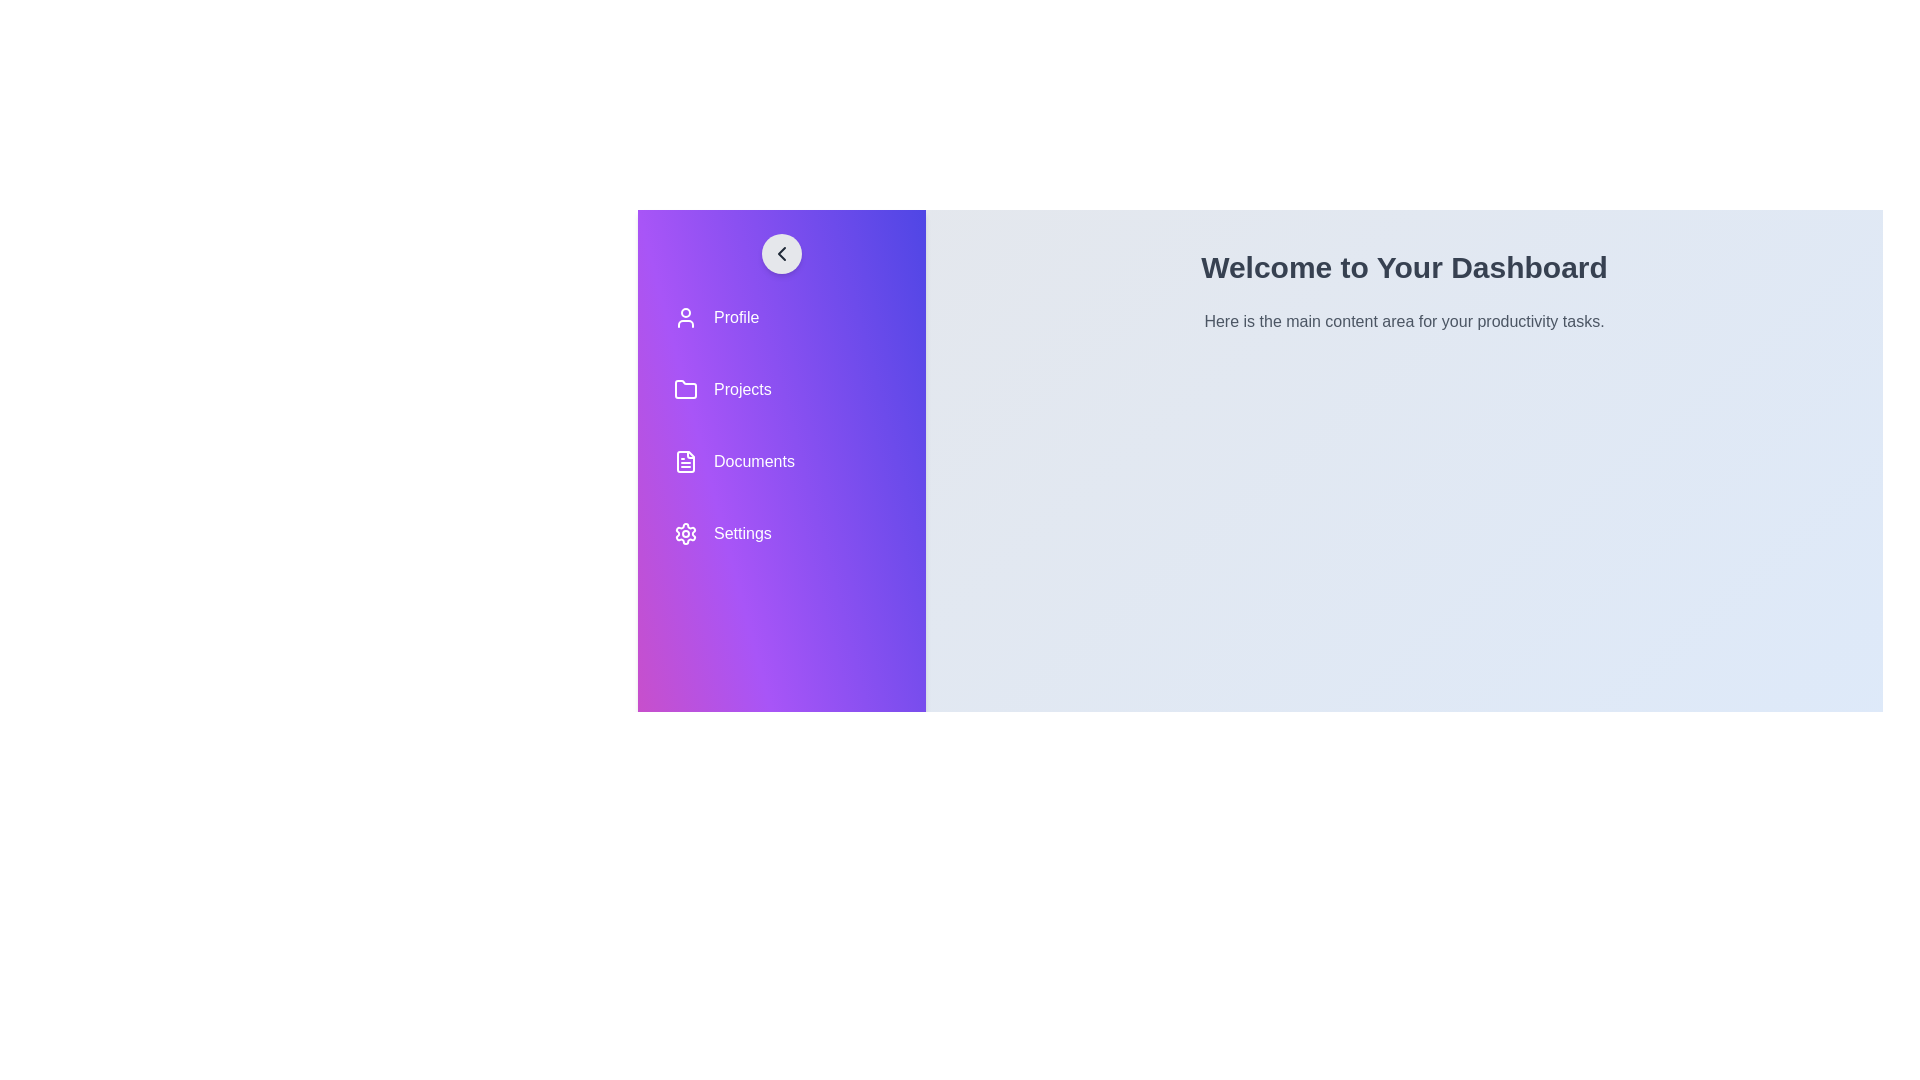  Describe the element at coordinates (781, 253) in the screenshot. I see `toggle button to change the state of the drawer` at that location.